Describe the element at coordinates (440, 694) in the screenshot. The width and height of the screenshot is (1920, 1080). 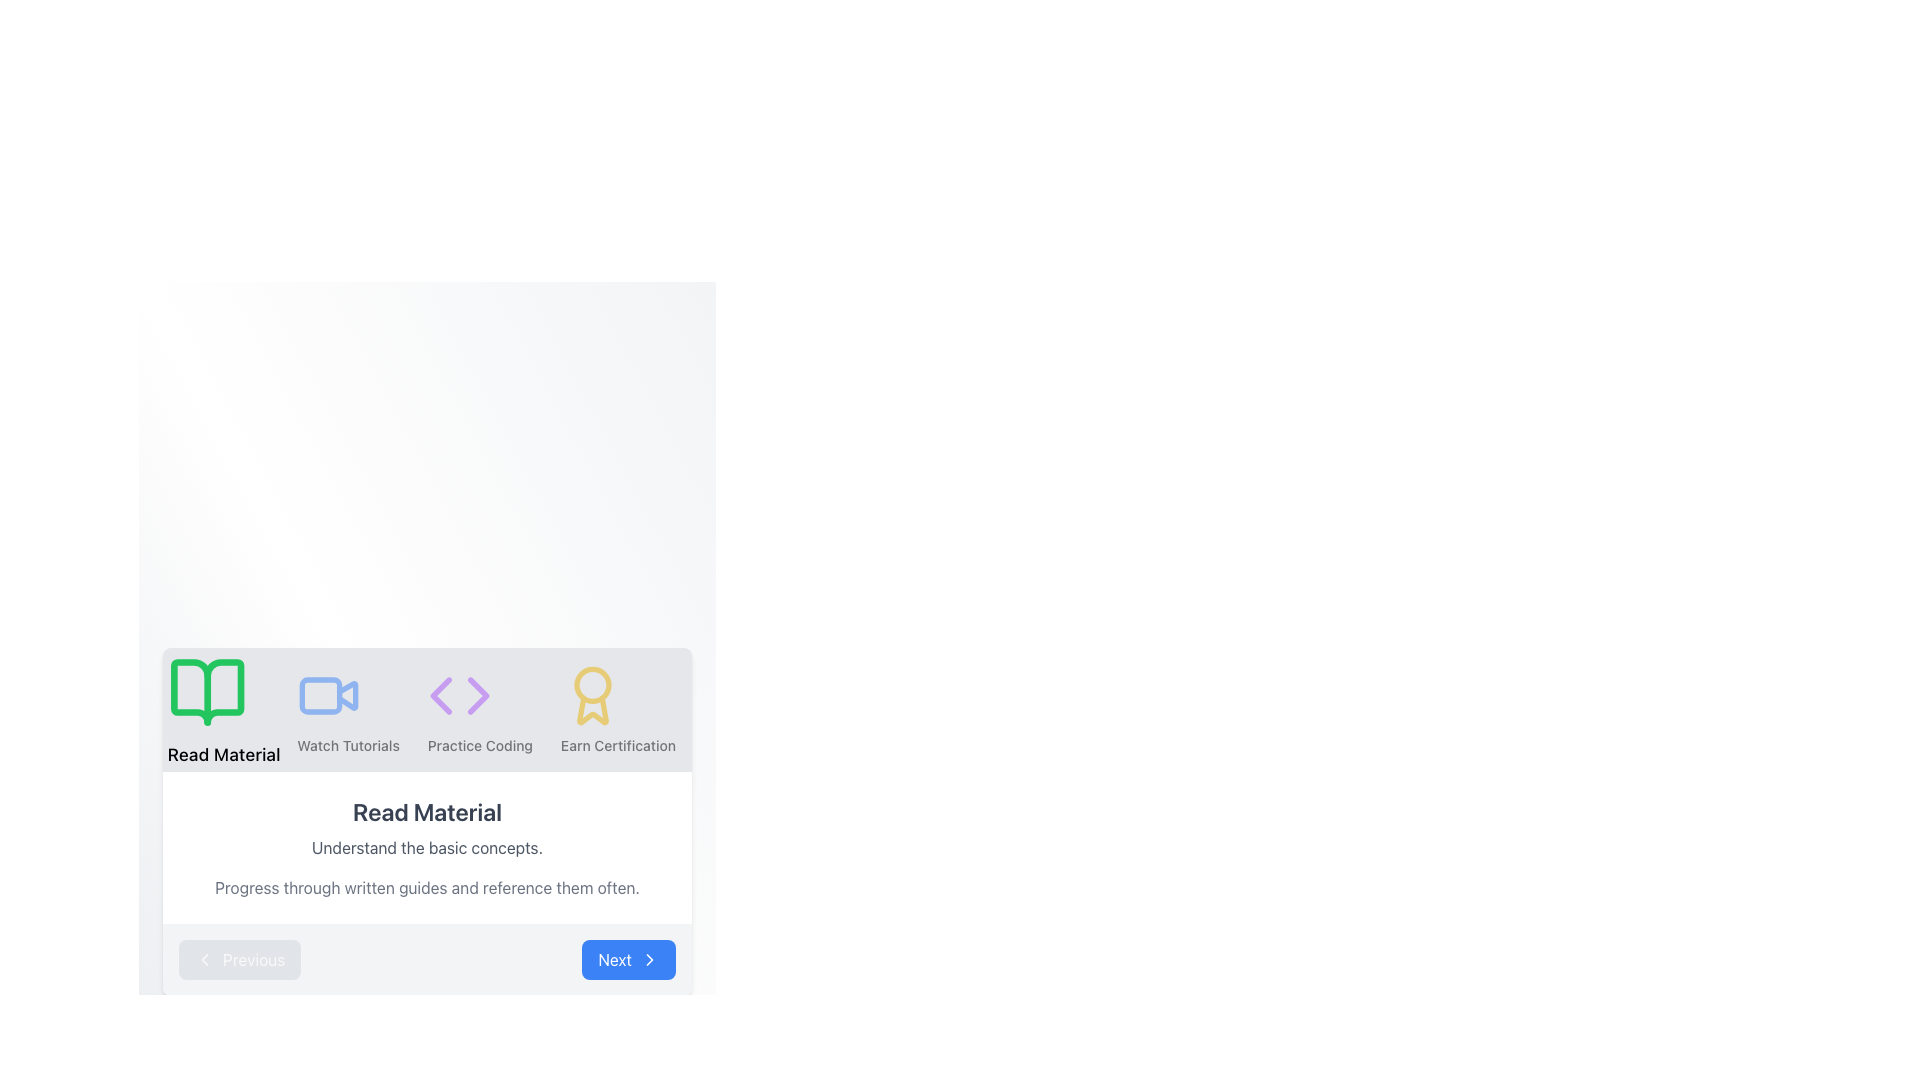
I see `the leftward-pointing purple arrow SVG graphic icon, which is part of a navigation set of arrows` at that location.